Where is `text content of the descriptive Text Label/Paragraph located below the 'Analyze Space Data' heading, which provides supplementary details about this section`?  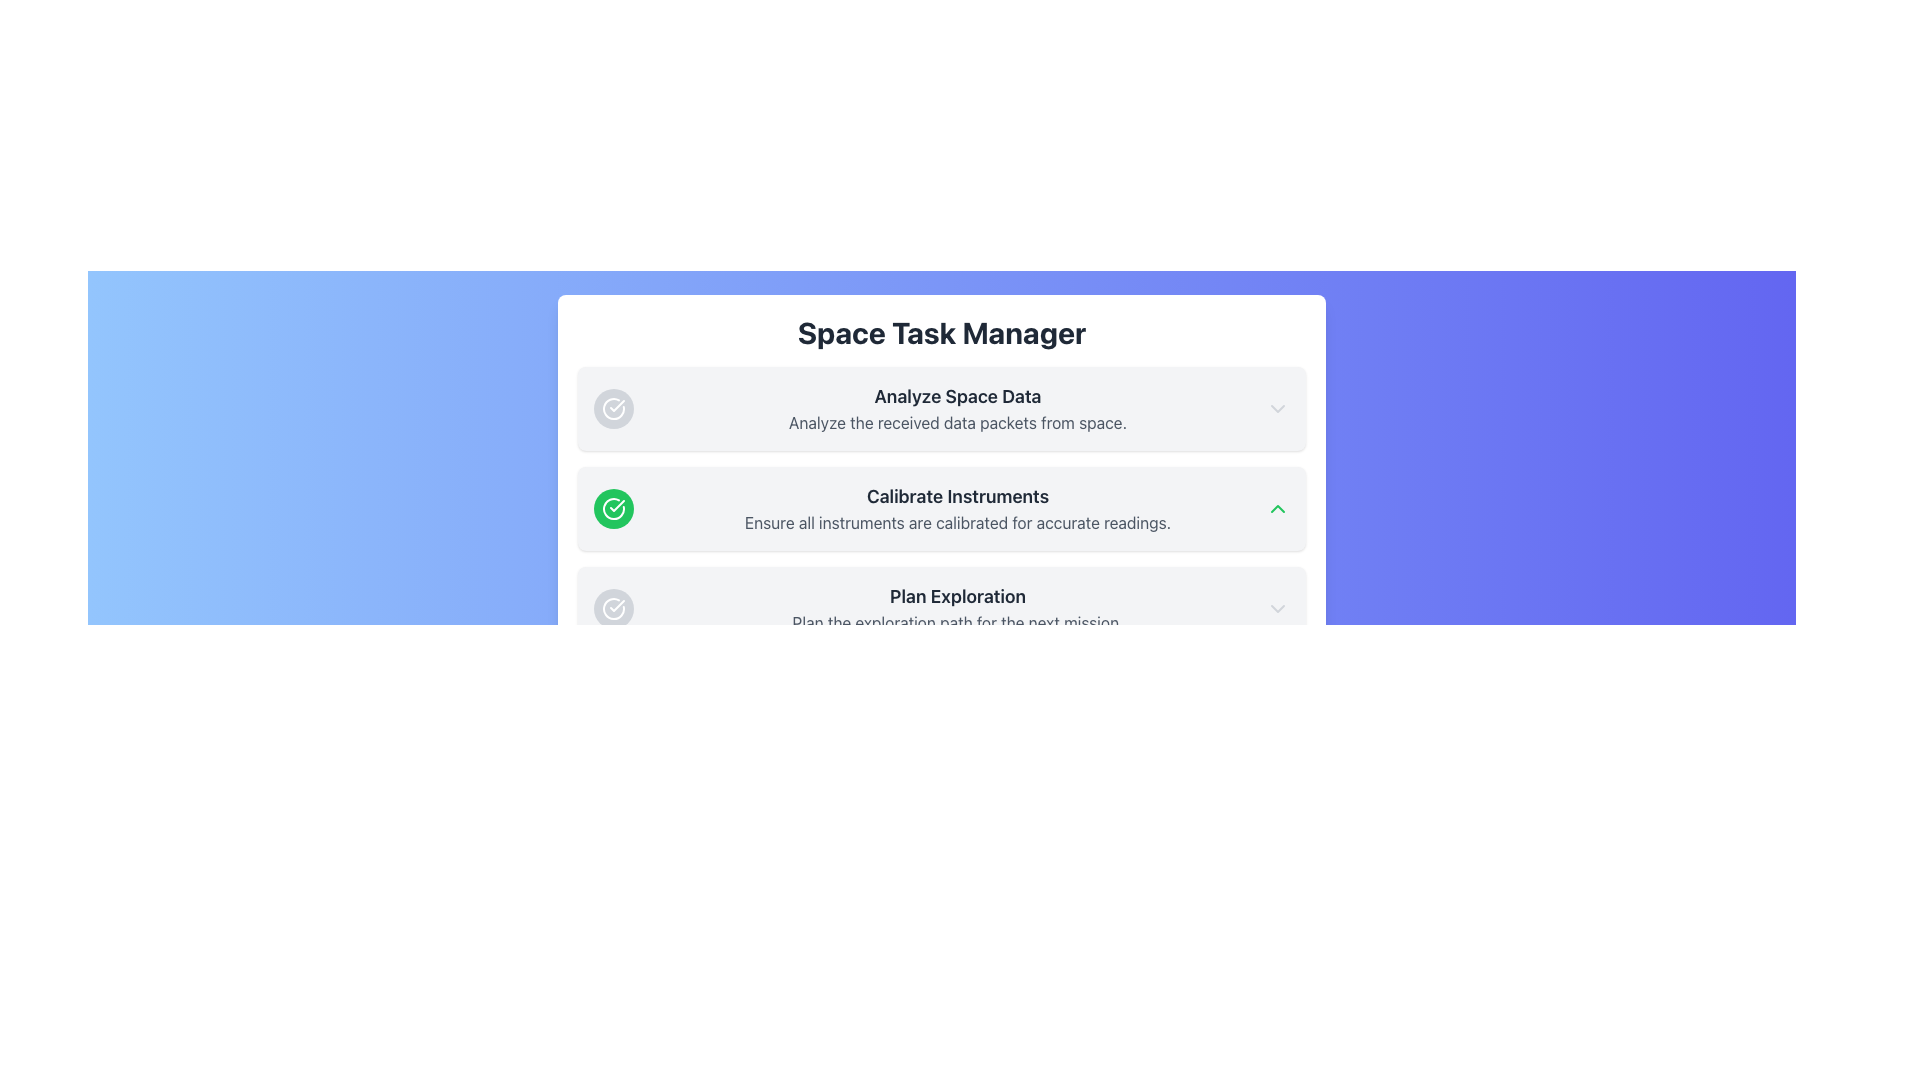 text content of the descriptive Text Label/Paragraph located below the 'Analyze Space Data' heading, which provides supplementary details about this section is located at coordinates (957, 422).